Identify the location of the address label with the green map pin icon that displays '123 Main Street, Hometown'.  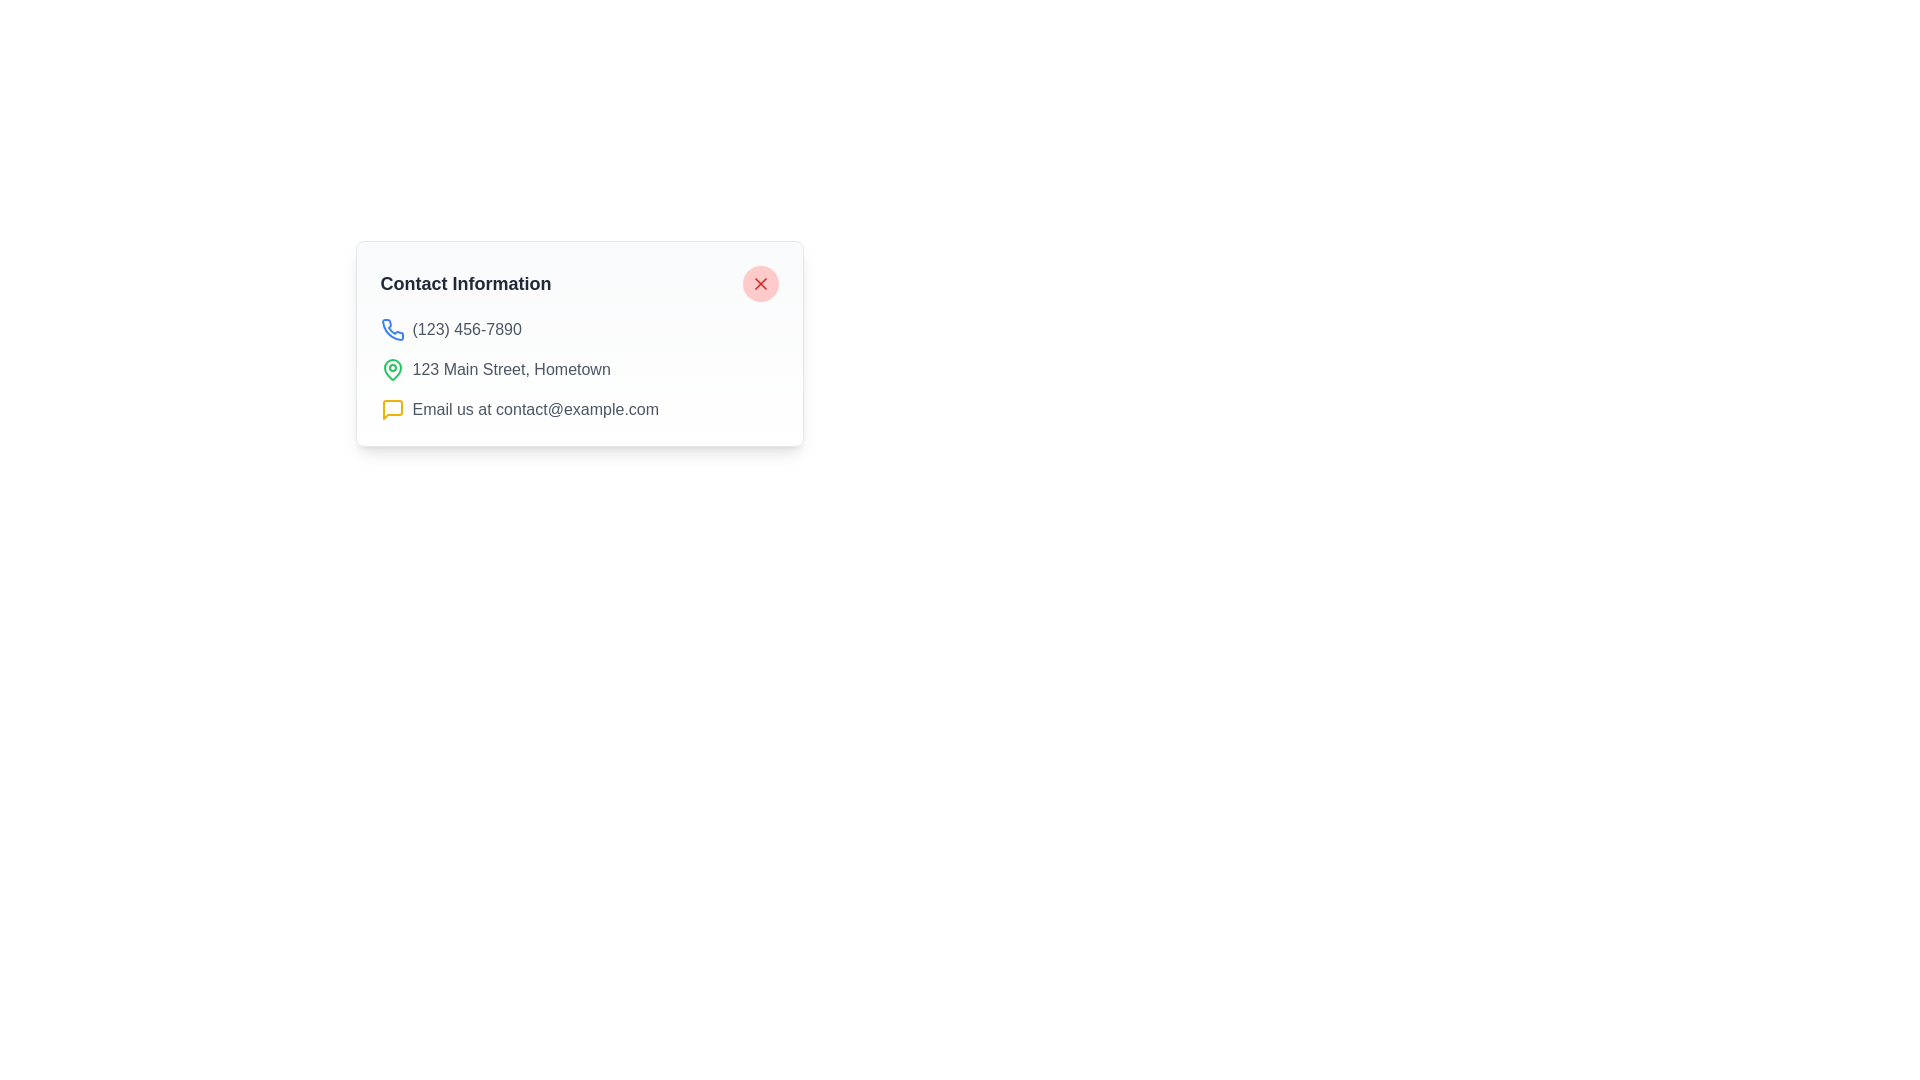
(578, 370).